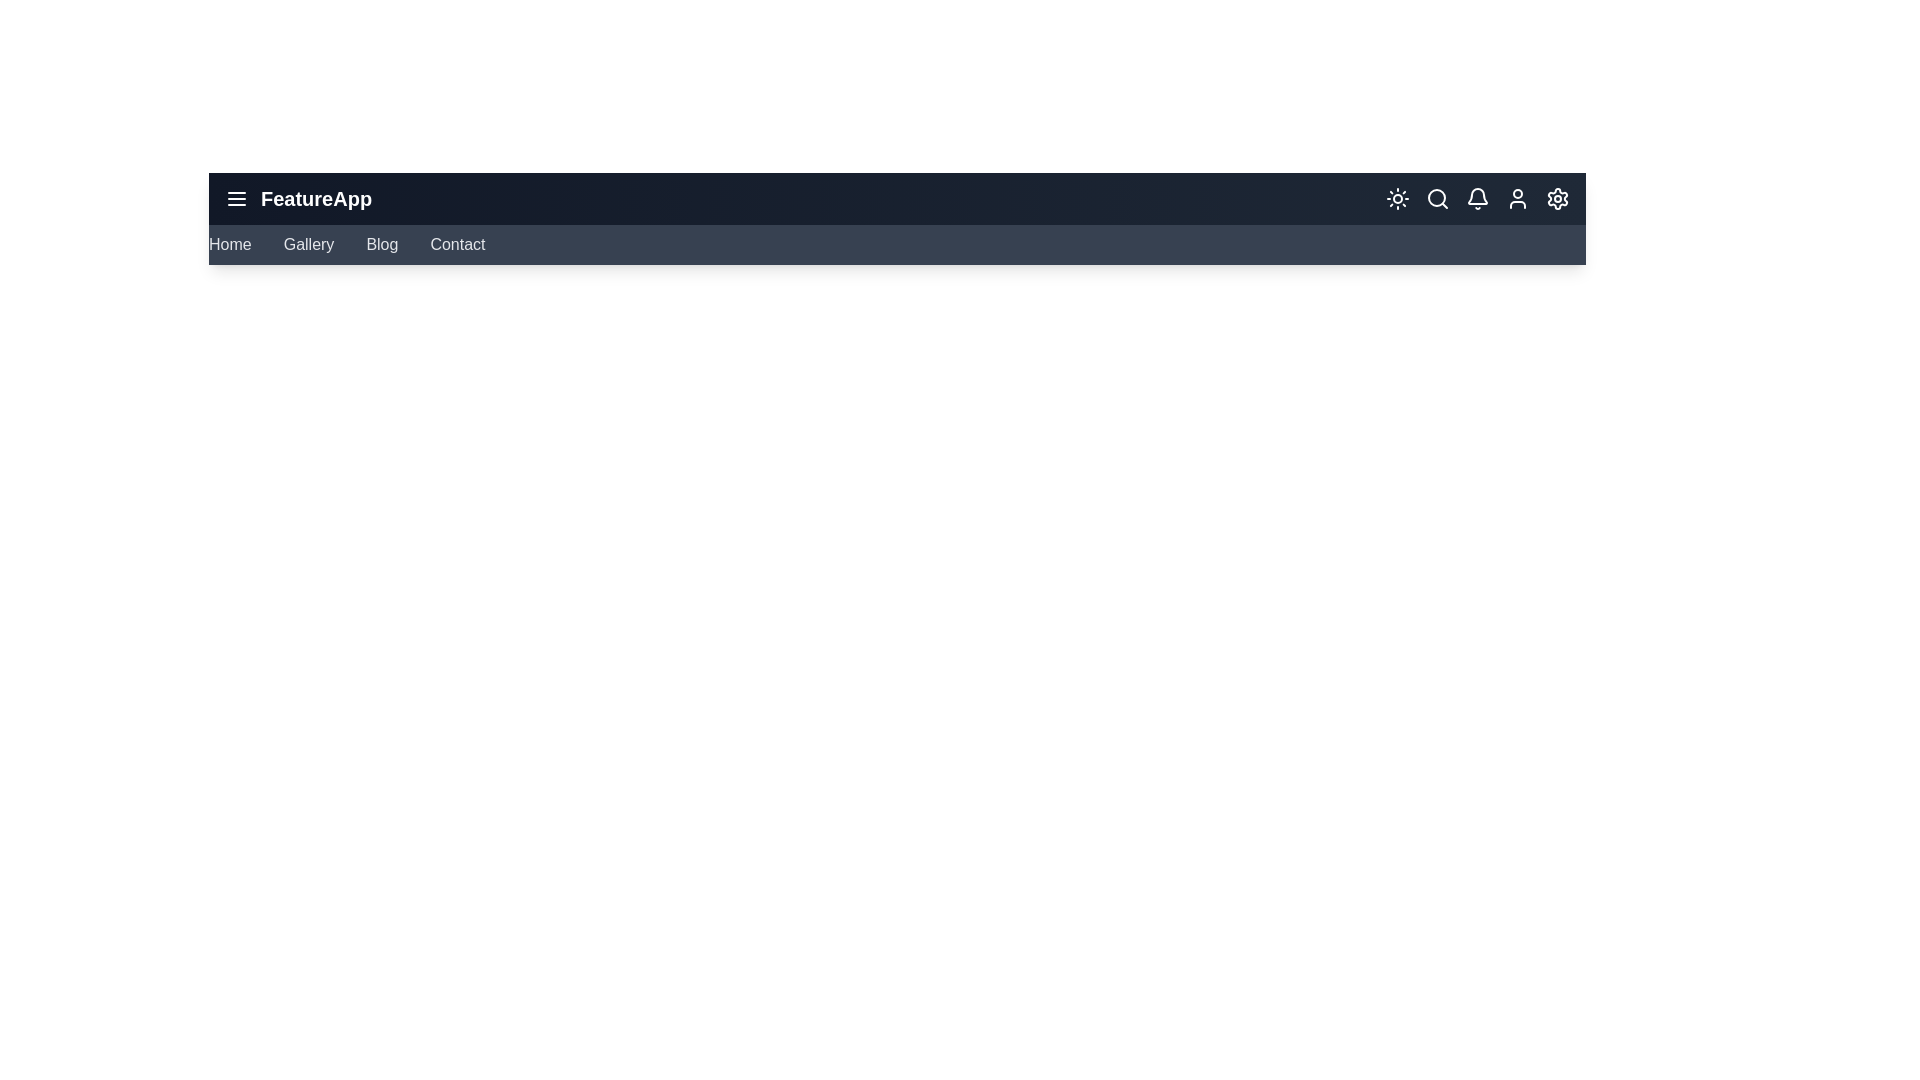 Image resolution: width=1920 pixels, height=1080 pixels. Describe the element at coordinates (1396, 199) in the screenshot. I see `the theme toggle button to switch between light and dark themes` at that location.